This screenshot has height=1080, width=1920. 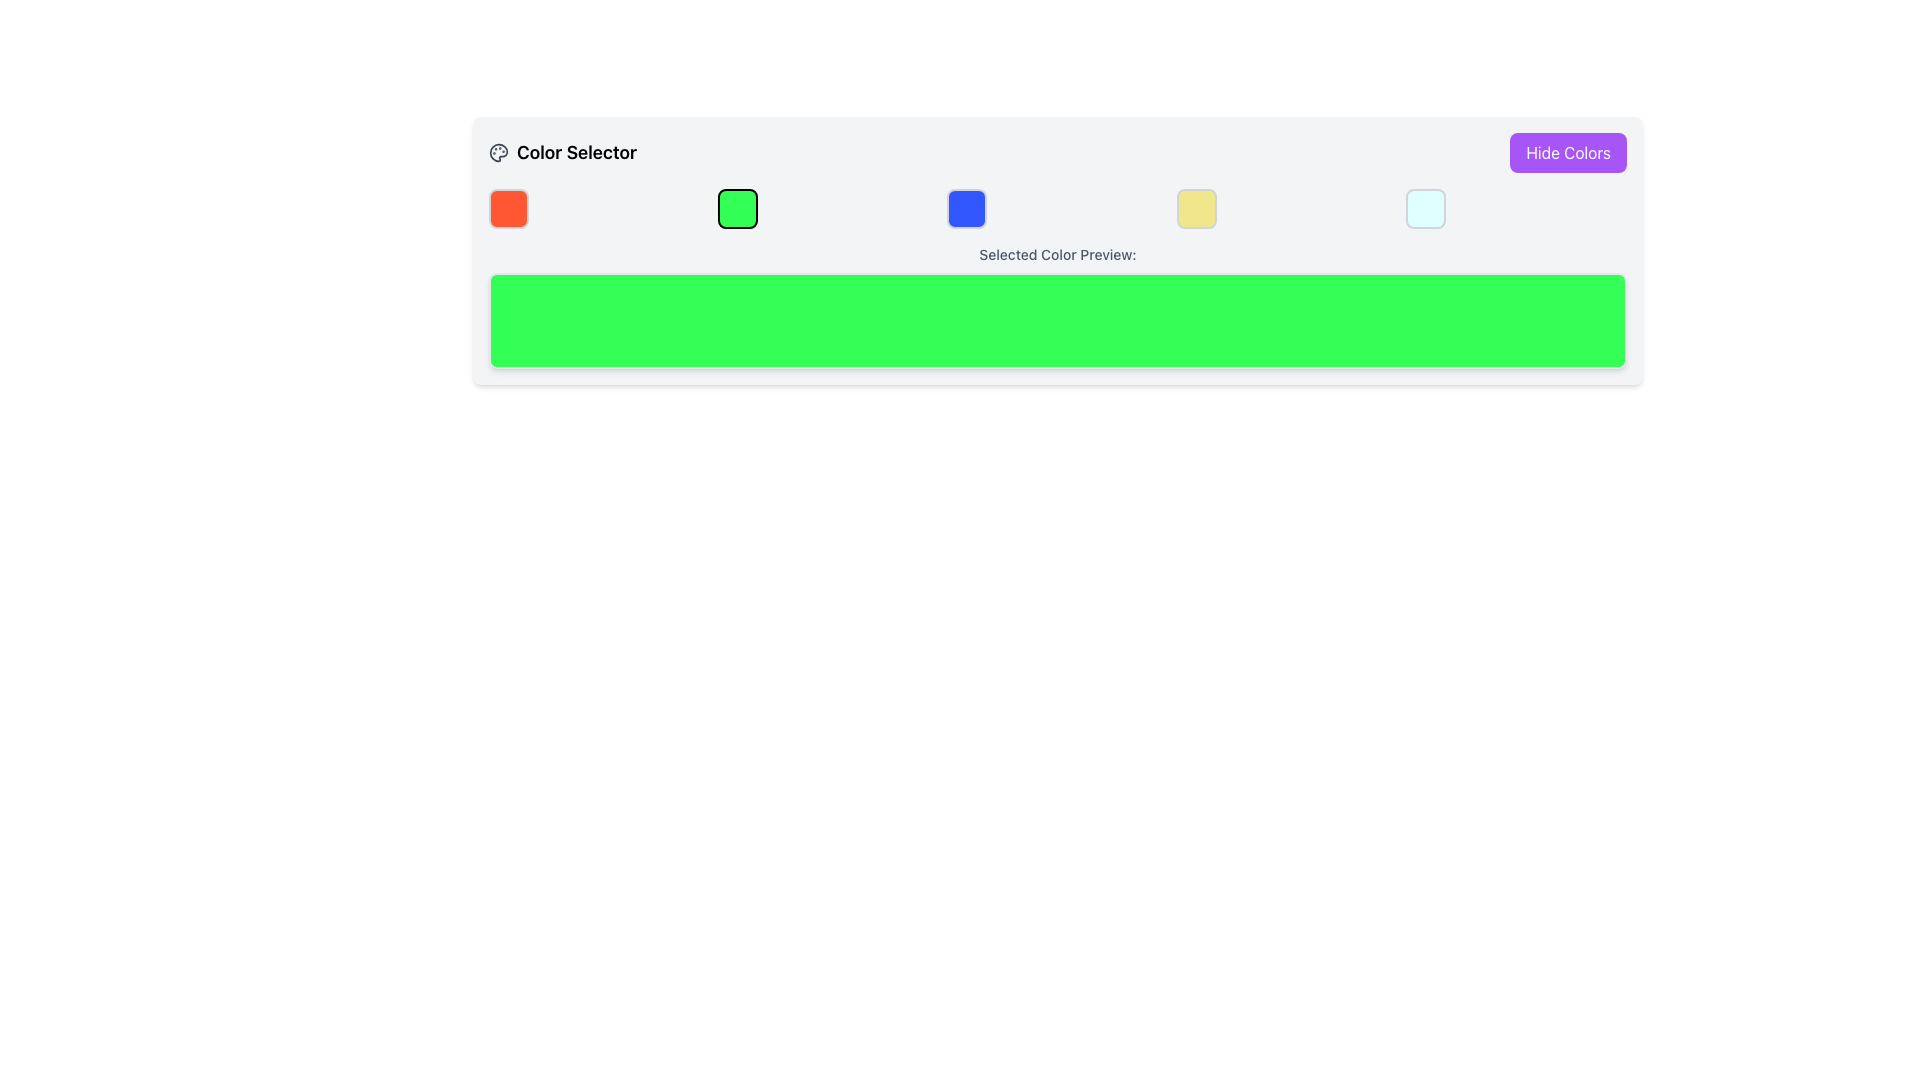 I want to click on the 'Hide Colors' button, which is a purple rectangular button with rounded edges located in the top-right corner of the 'Color Selector' toolbar, to hide the color selection interface, so click(x=1567, y=152).